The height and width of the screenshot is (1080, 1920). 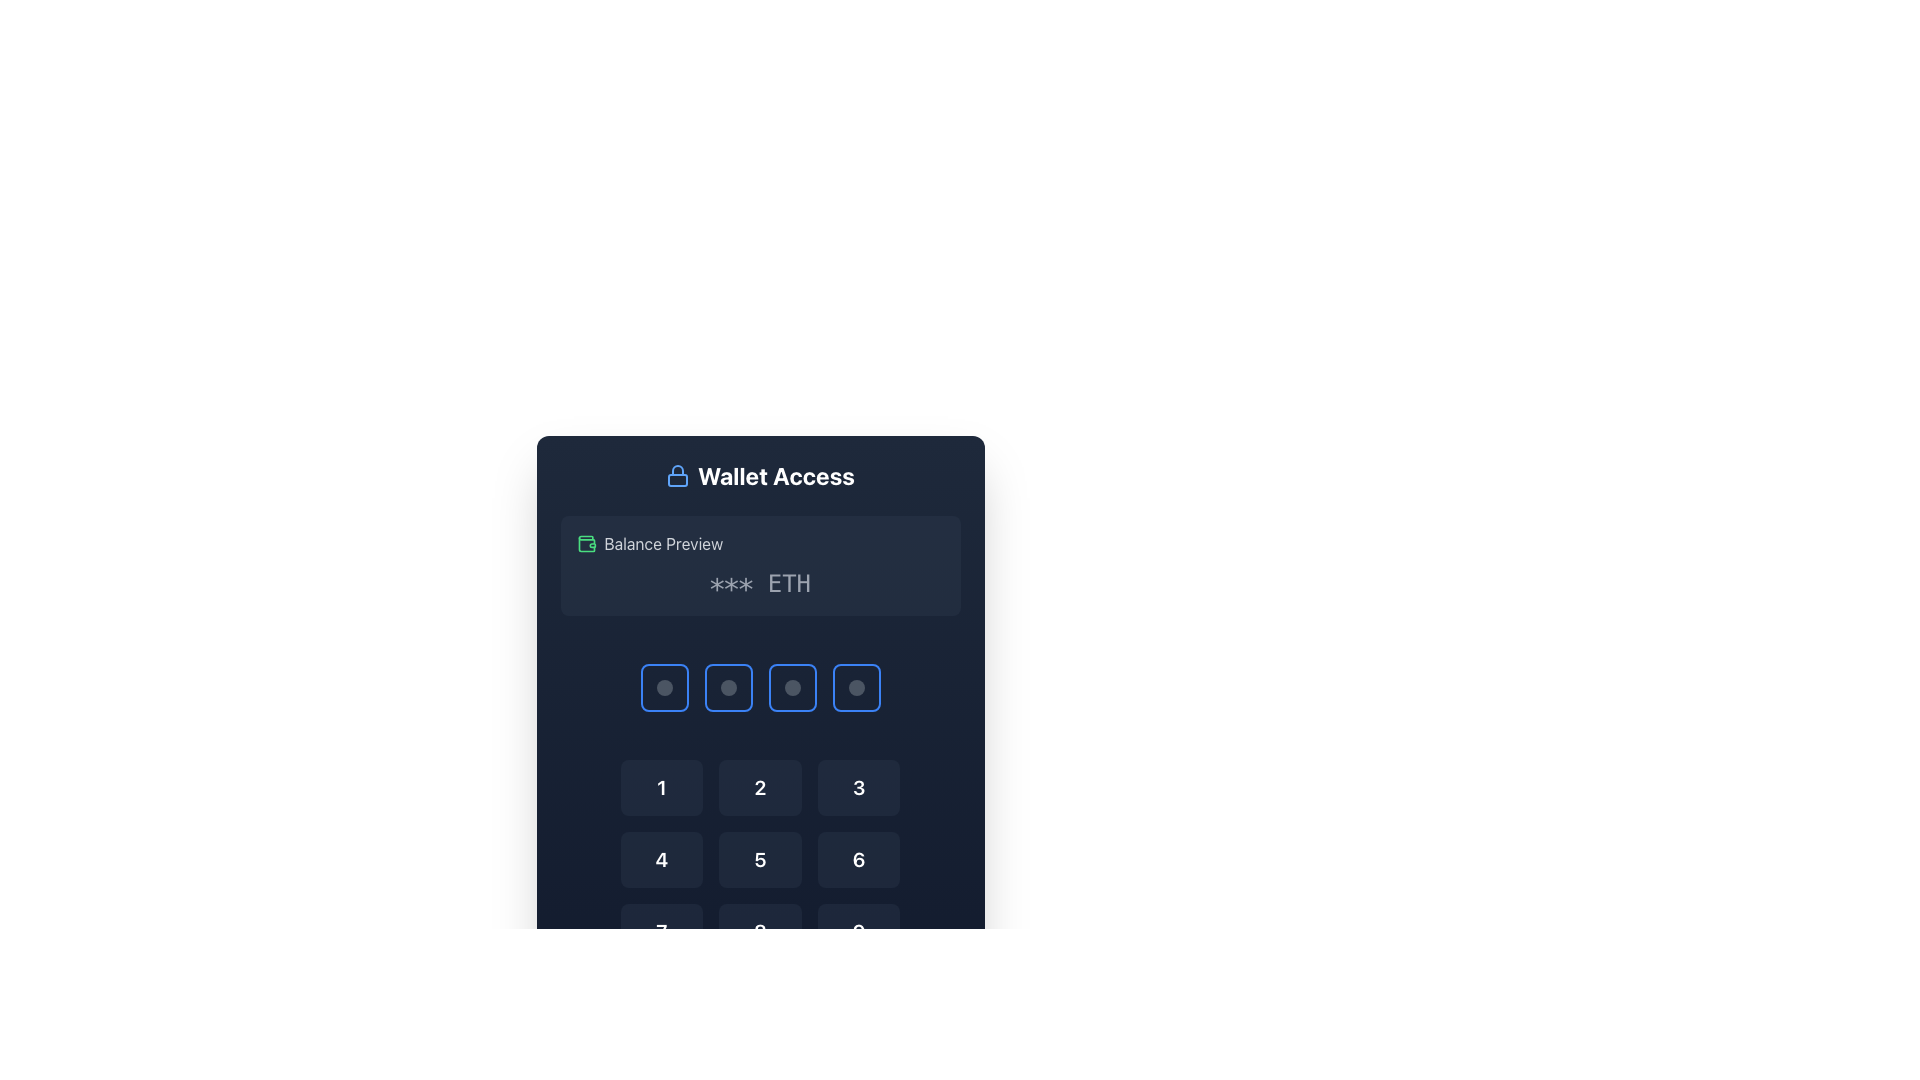 What do you see at coordinates (856, 686) in the screenshot?
I see `the last square-shaped decorative or status indicator with a blue border and a dark gray circle at its center` at bounding box center [856, 686].